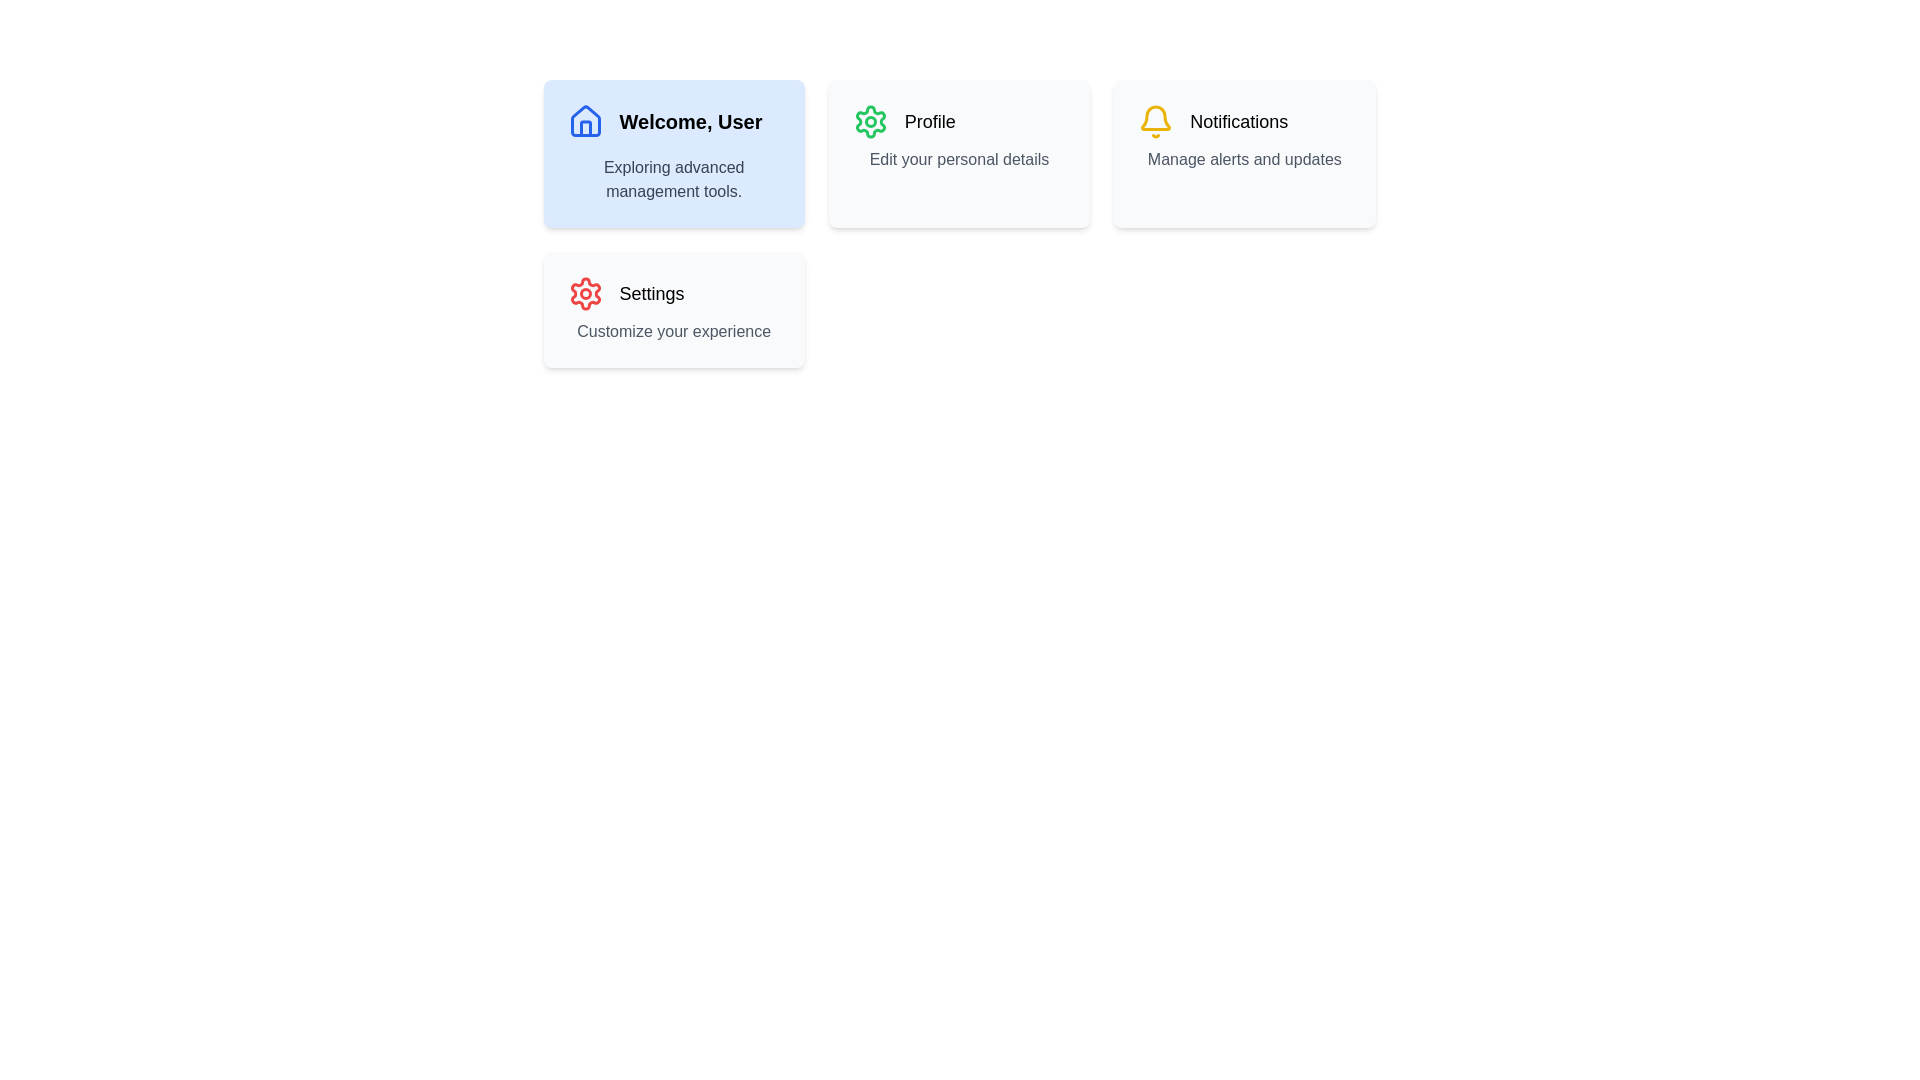 The image size is (1920, 1080). Describe the element at coordinates (584, 293) in the screenshot. I see `the red gear icon representing settings located within the 'Settings' card beneath the 'Welcome, User' section` at that location.